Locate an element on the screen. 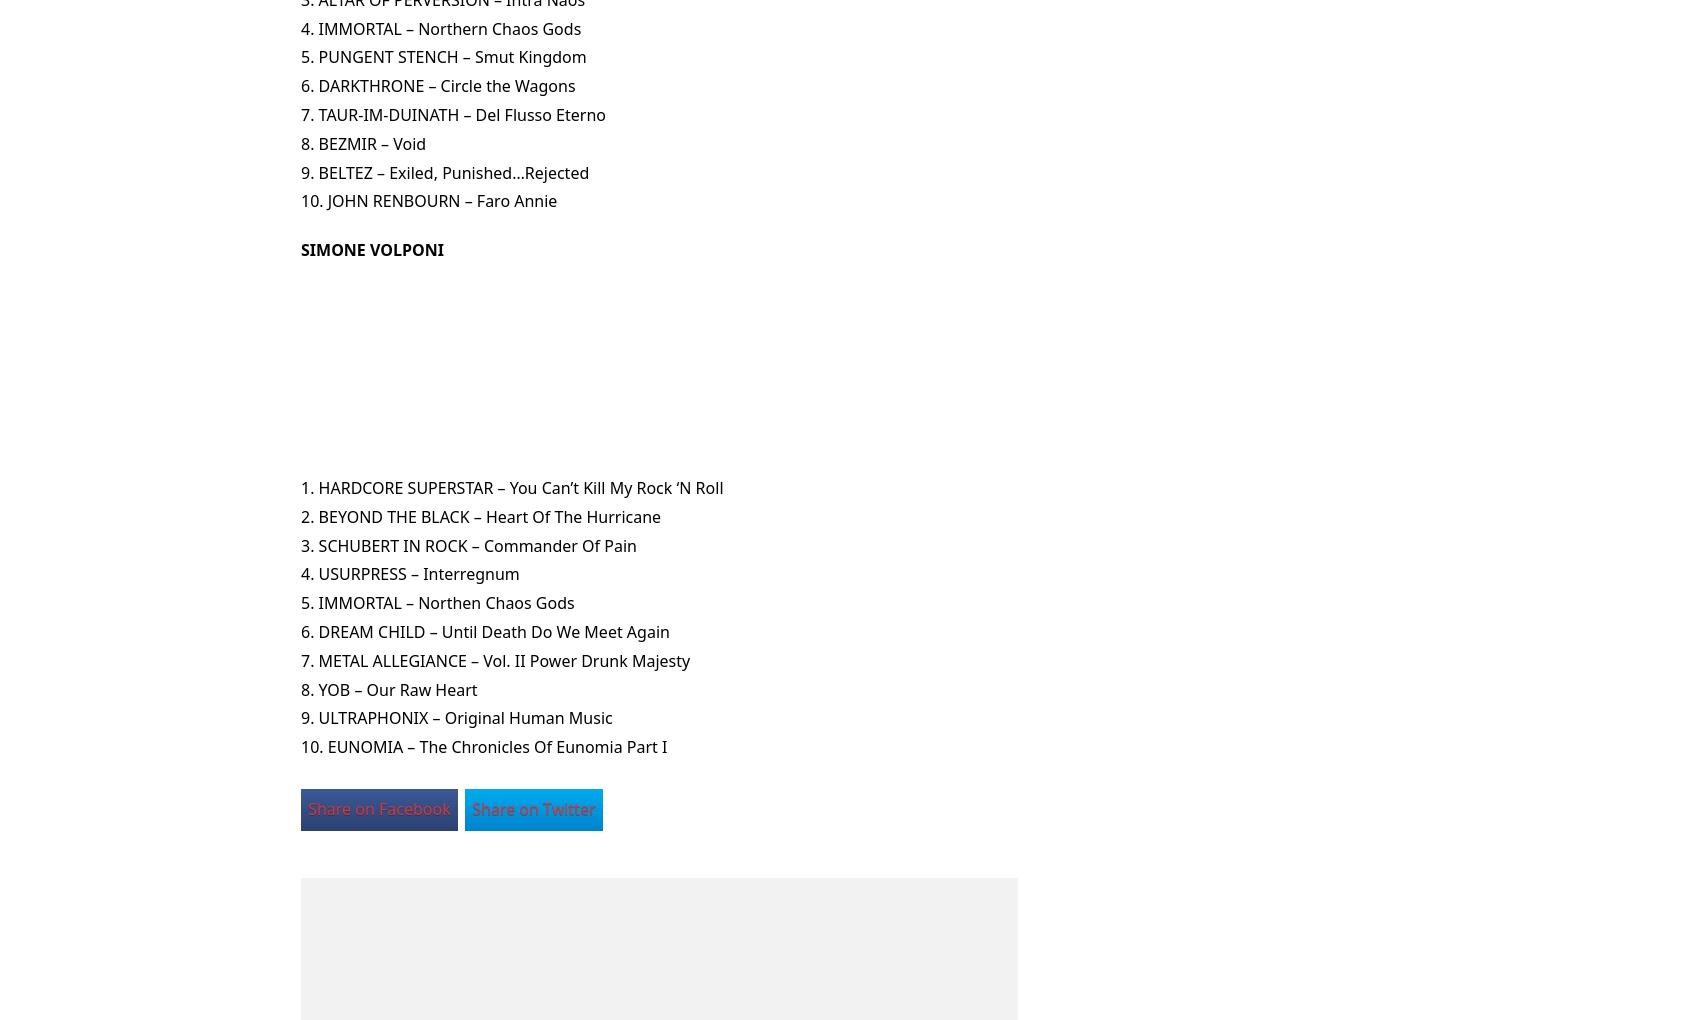 Image resolution: width=1692 pixels, height=1020 pixels. '10. JOHN RENBOURN – Faro Annie' is located at coordinates (427, 200).